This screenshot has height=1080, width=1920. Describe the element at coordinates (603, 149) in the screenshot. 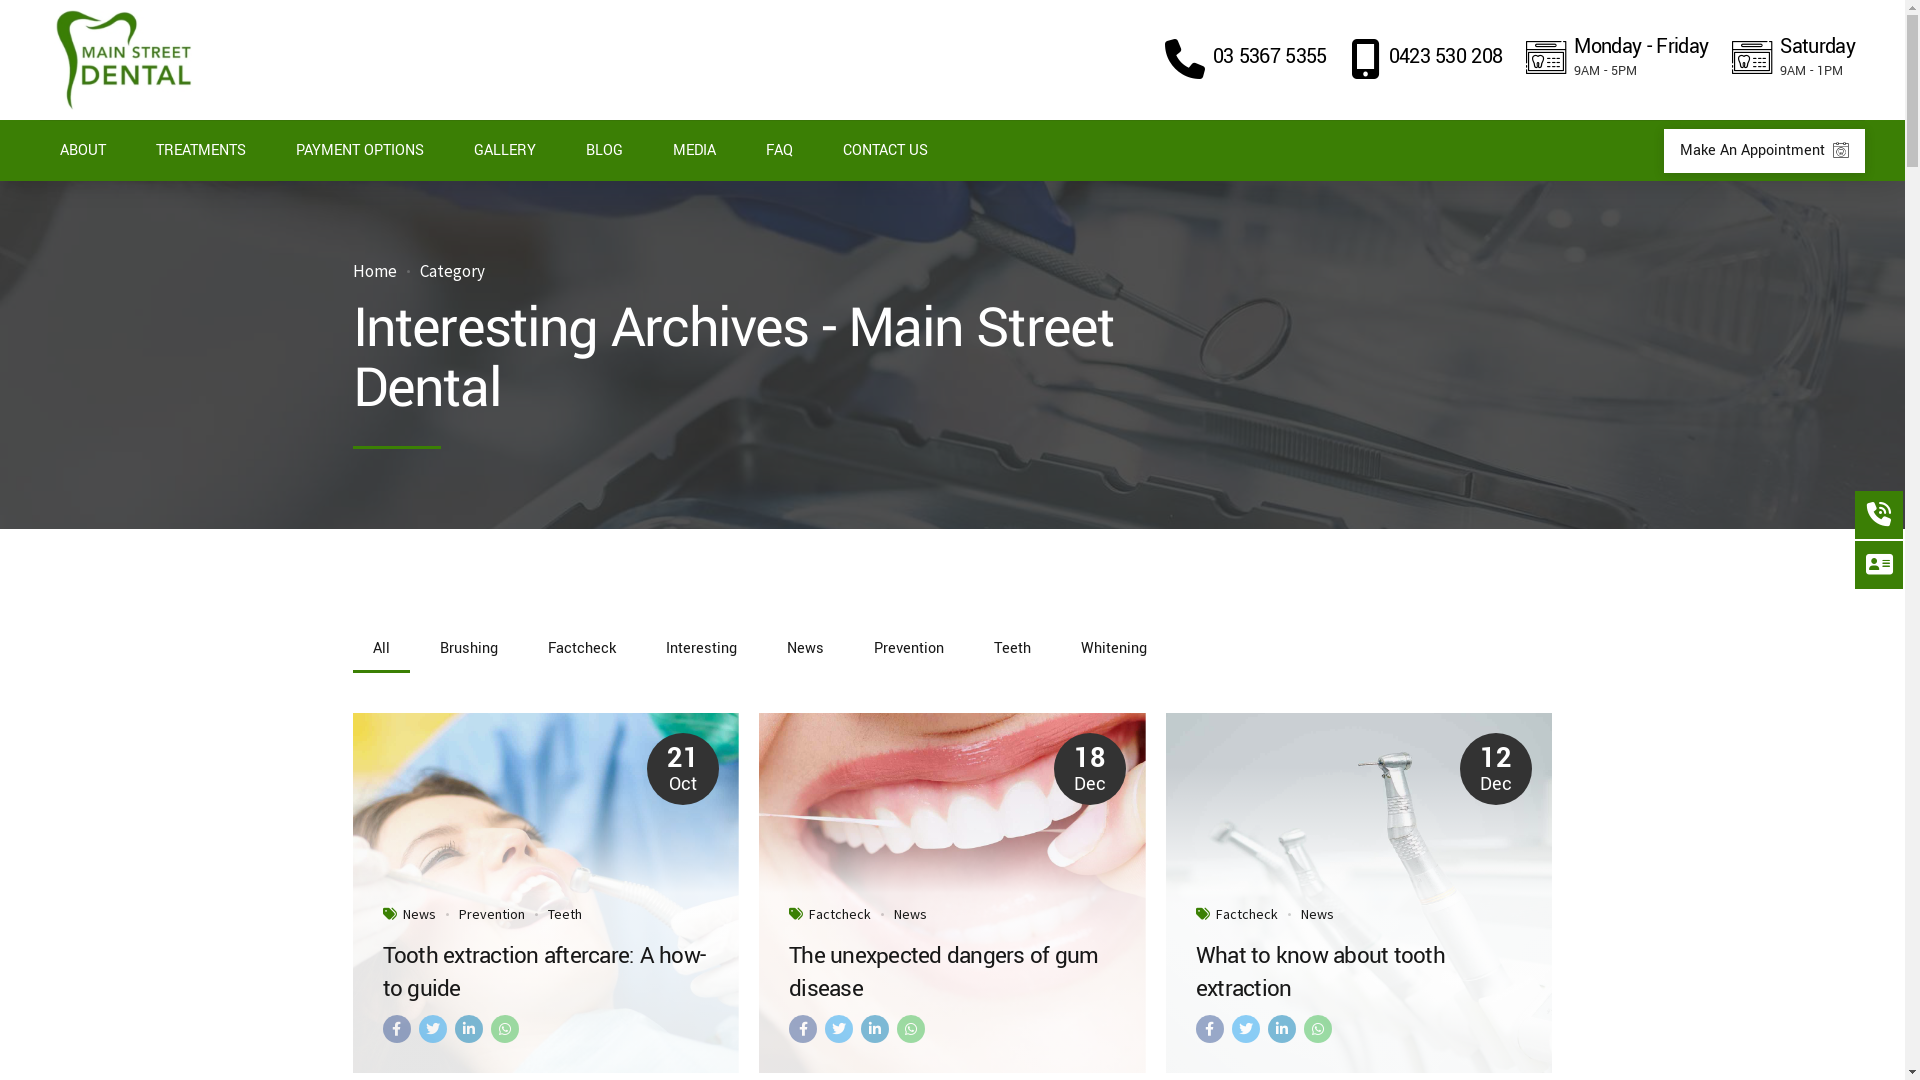

I see `'BLOG'` at that location.